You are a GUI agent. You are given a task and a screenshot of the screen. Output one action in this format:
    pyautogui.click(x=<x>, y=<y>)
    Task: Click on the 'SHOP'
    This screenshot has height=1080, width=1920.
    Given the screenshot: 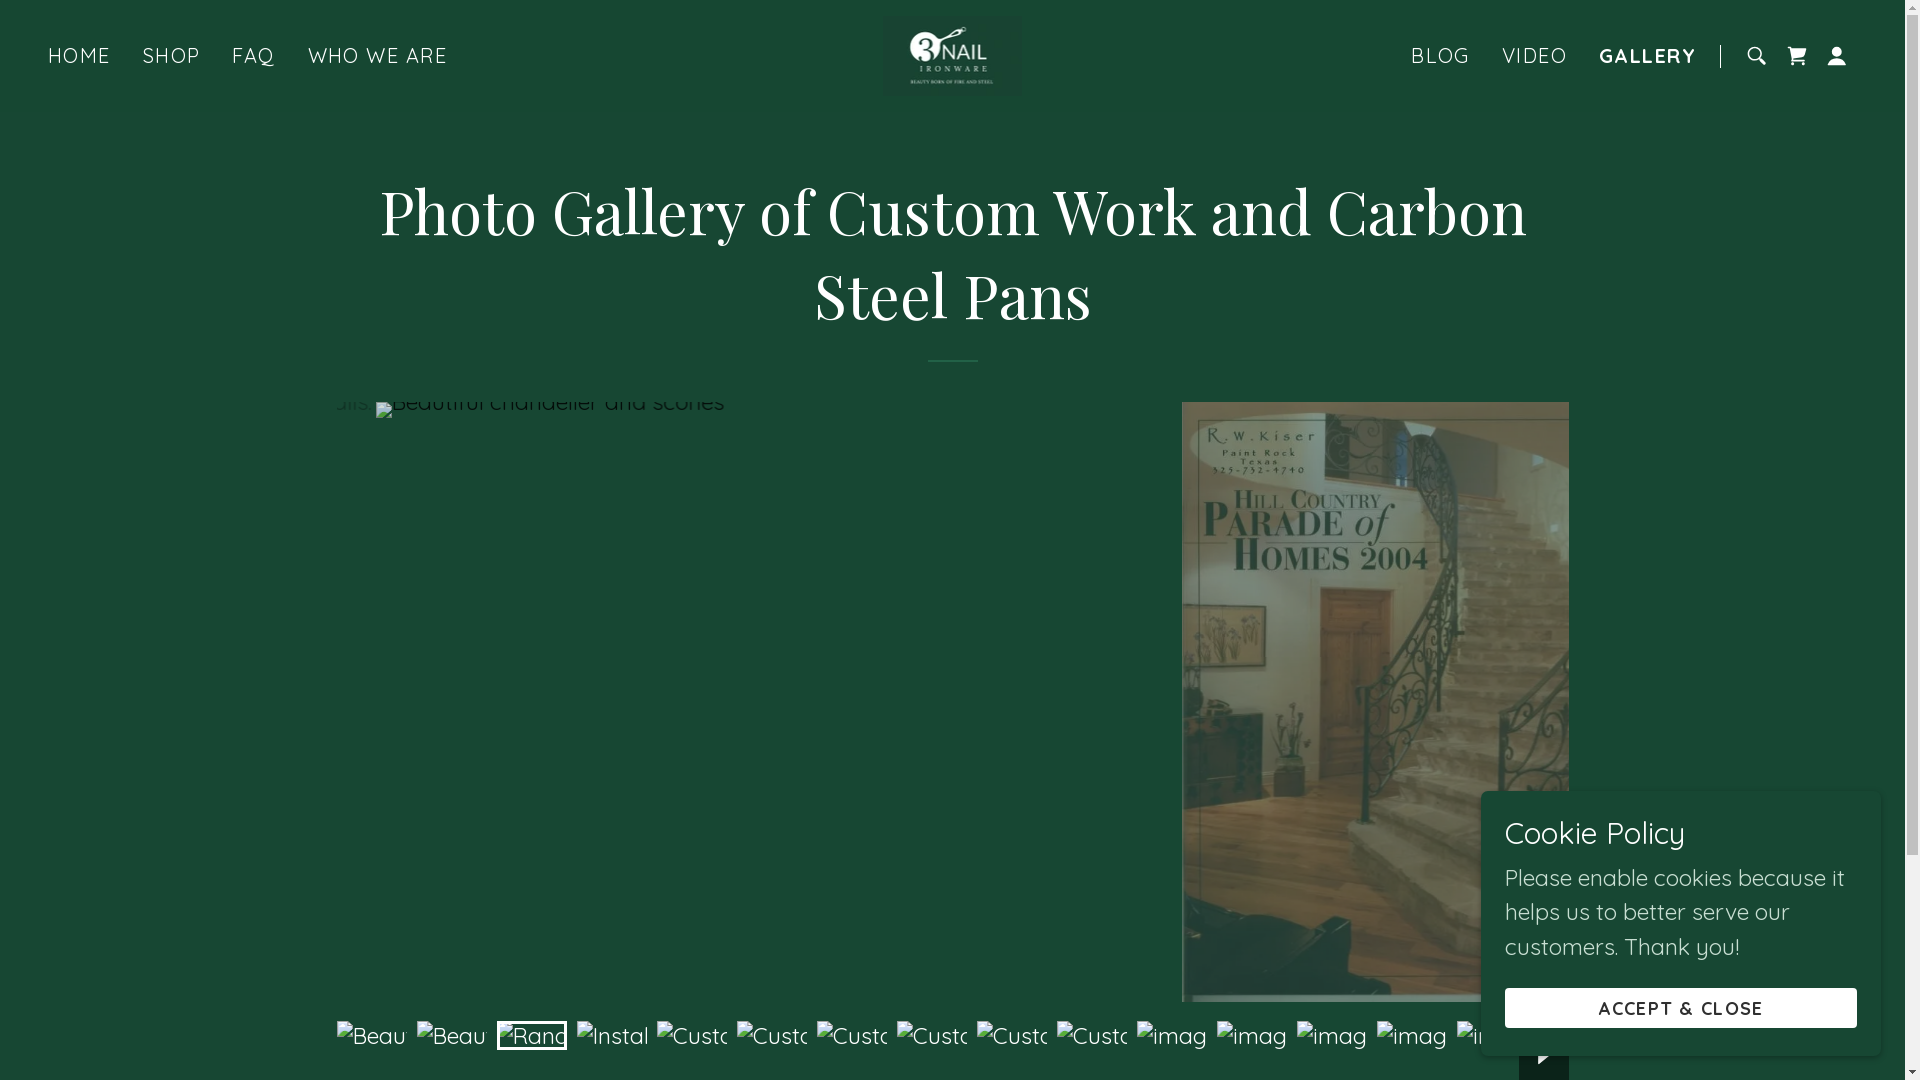 What is the action you would take?
    pyautogui.click(x=172, y=55)
    